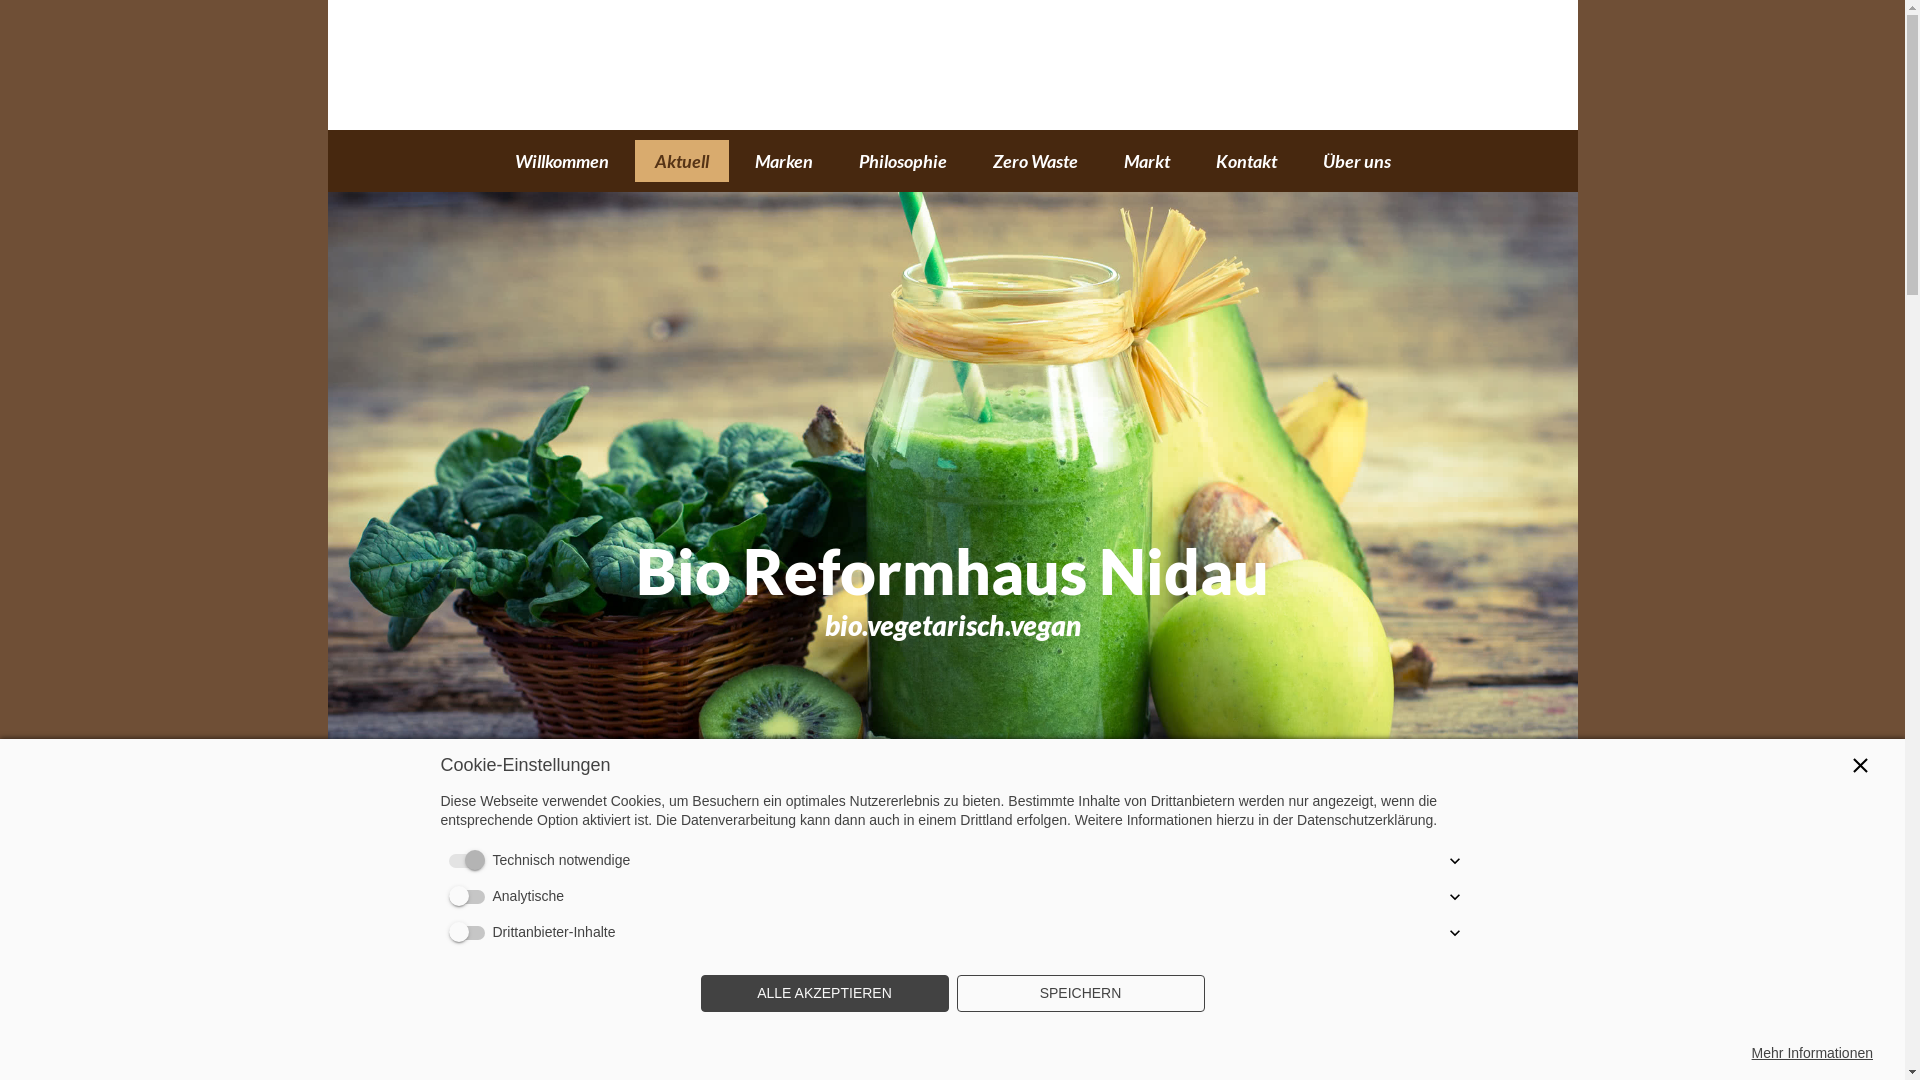 Image resolution: width=1920 pixels, height=1080 pixels. What do you see at coordinates (1034, 160) in the screenshot?
I see `'Zero Waste'` at bounding box center [1034, 160].